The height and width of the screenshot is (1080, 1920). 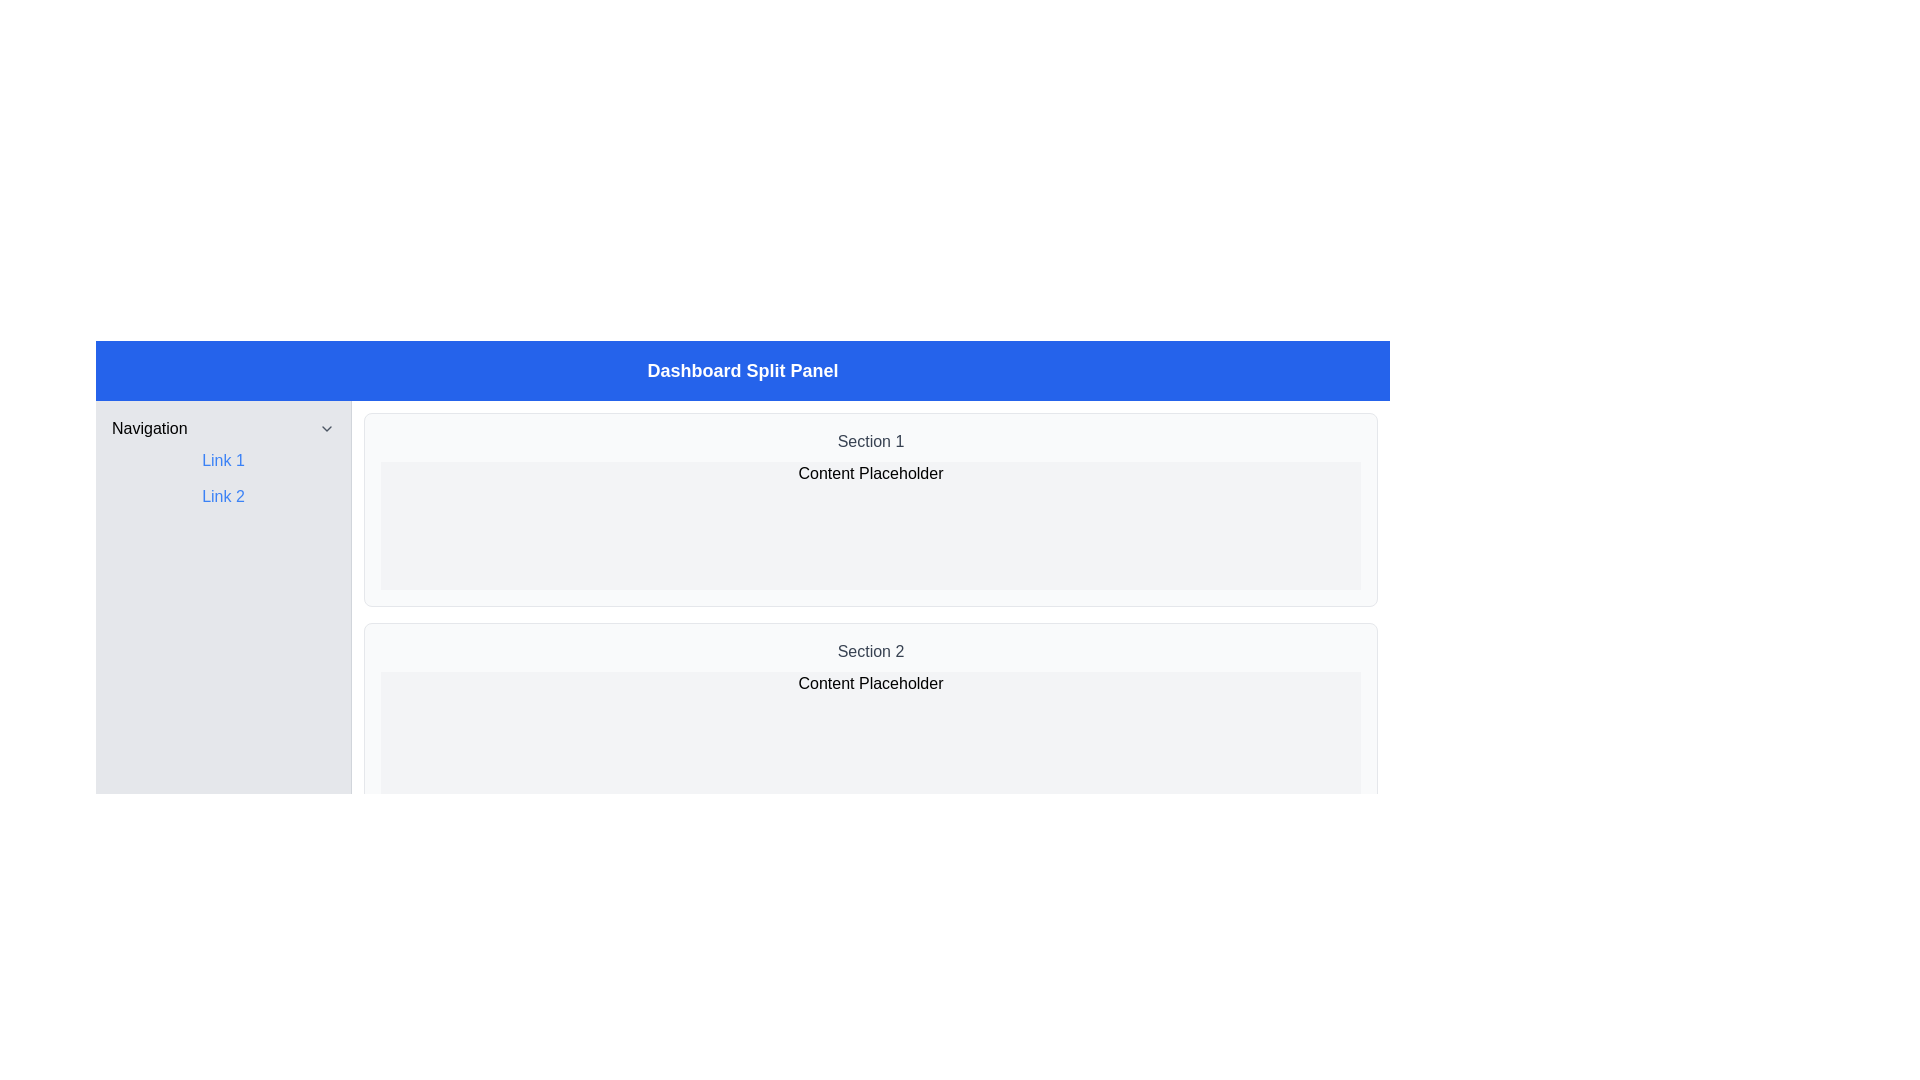 What do you see at coordinates (223, 478) in the screenshot?
I see `'Link 1' in the navigation link group located in the navigation panel on the left side of the interface` at bounding box center [223, 478].